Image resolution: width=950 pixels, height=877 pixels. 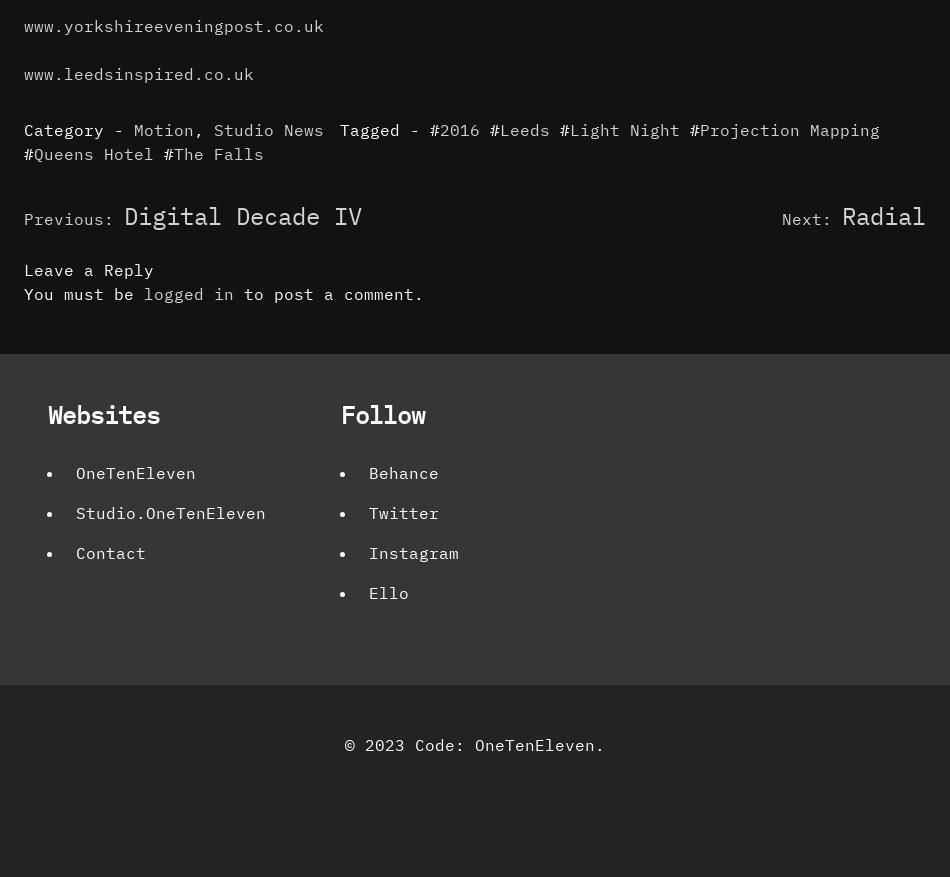 What do you see at coordinates (327, 292) in the screenshot?
I see `'to post a comment.'` at bounding box center [327, 292].